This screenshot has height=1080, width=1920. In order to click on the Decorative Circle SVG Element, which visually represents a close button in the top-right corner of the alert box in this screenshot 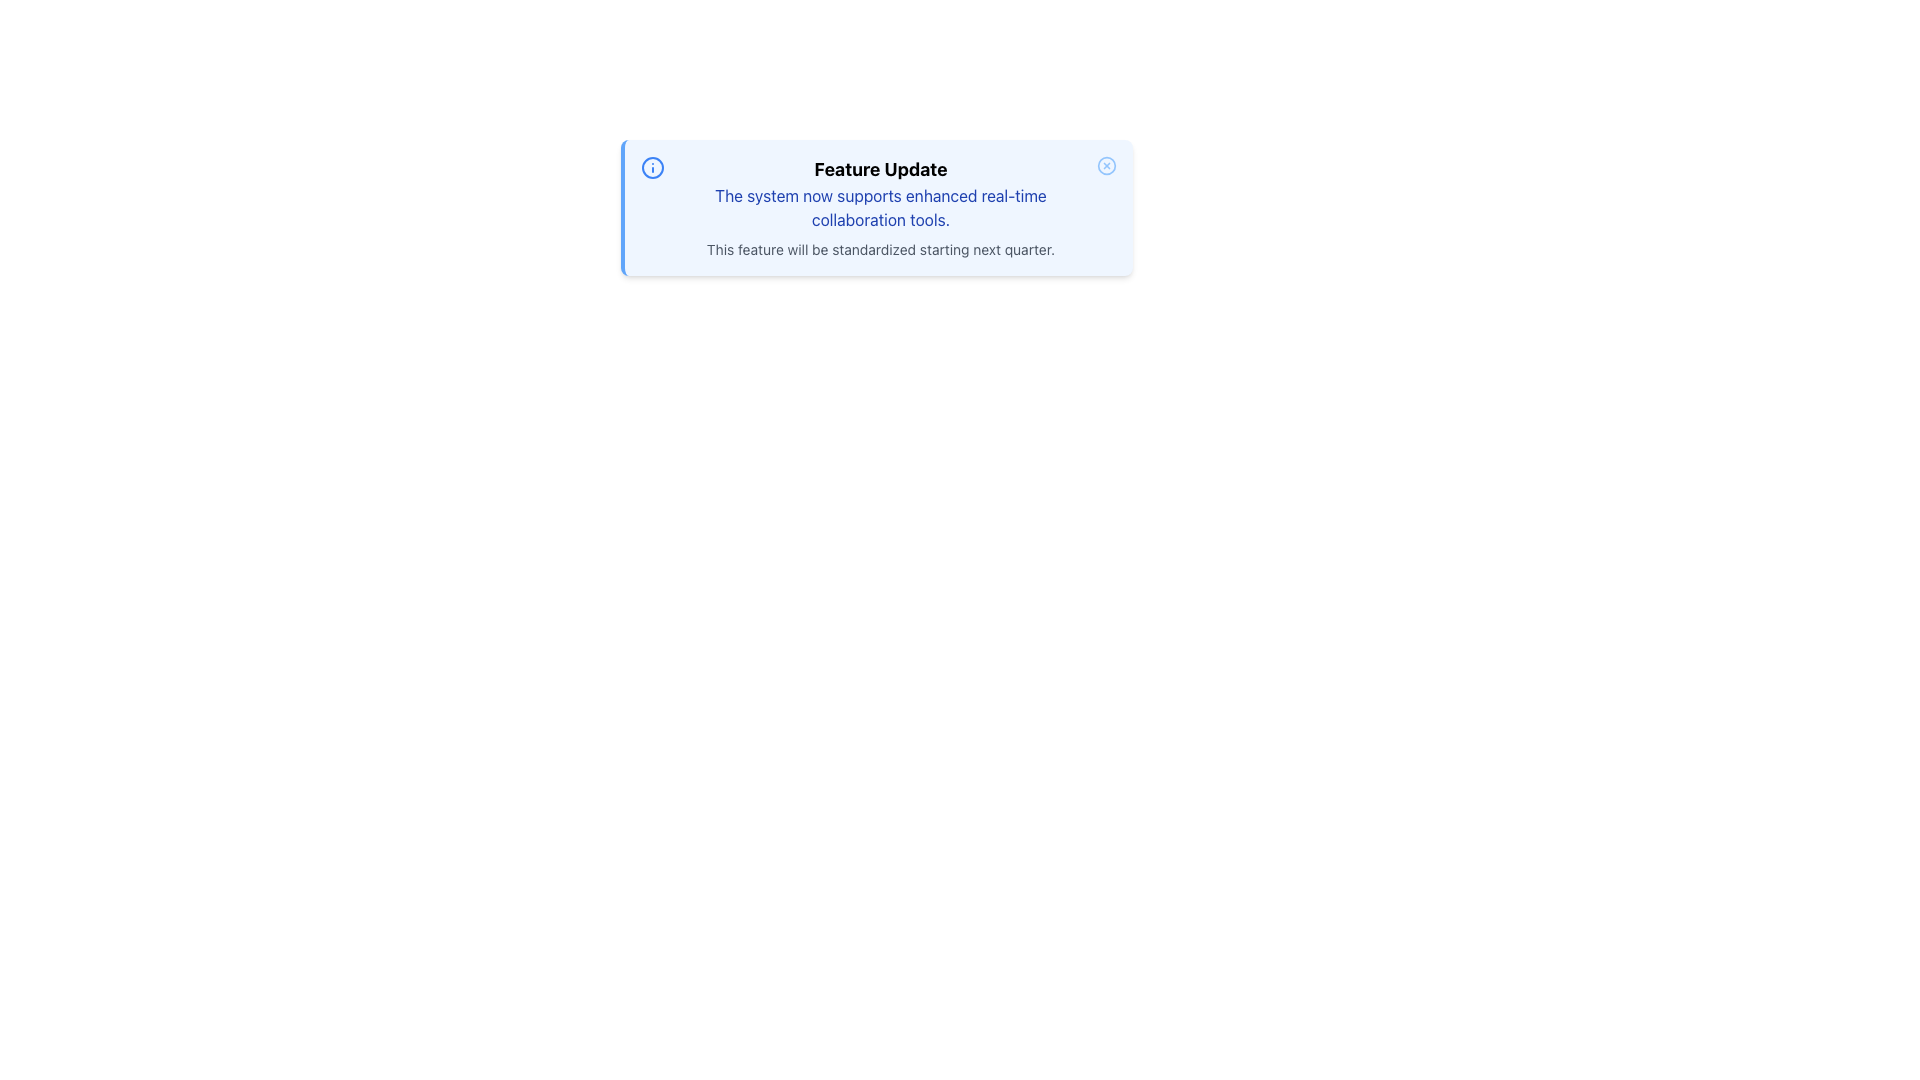, I will do `click(1106, 164)`.